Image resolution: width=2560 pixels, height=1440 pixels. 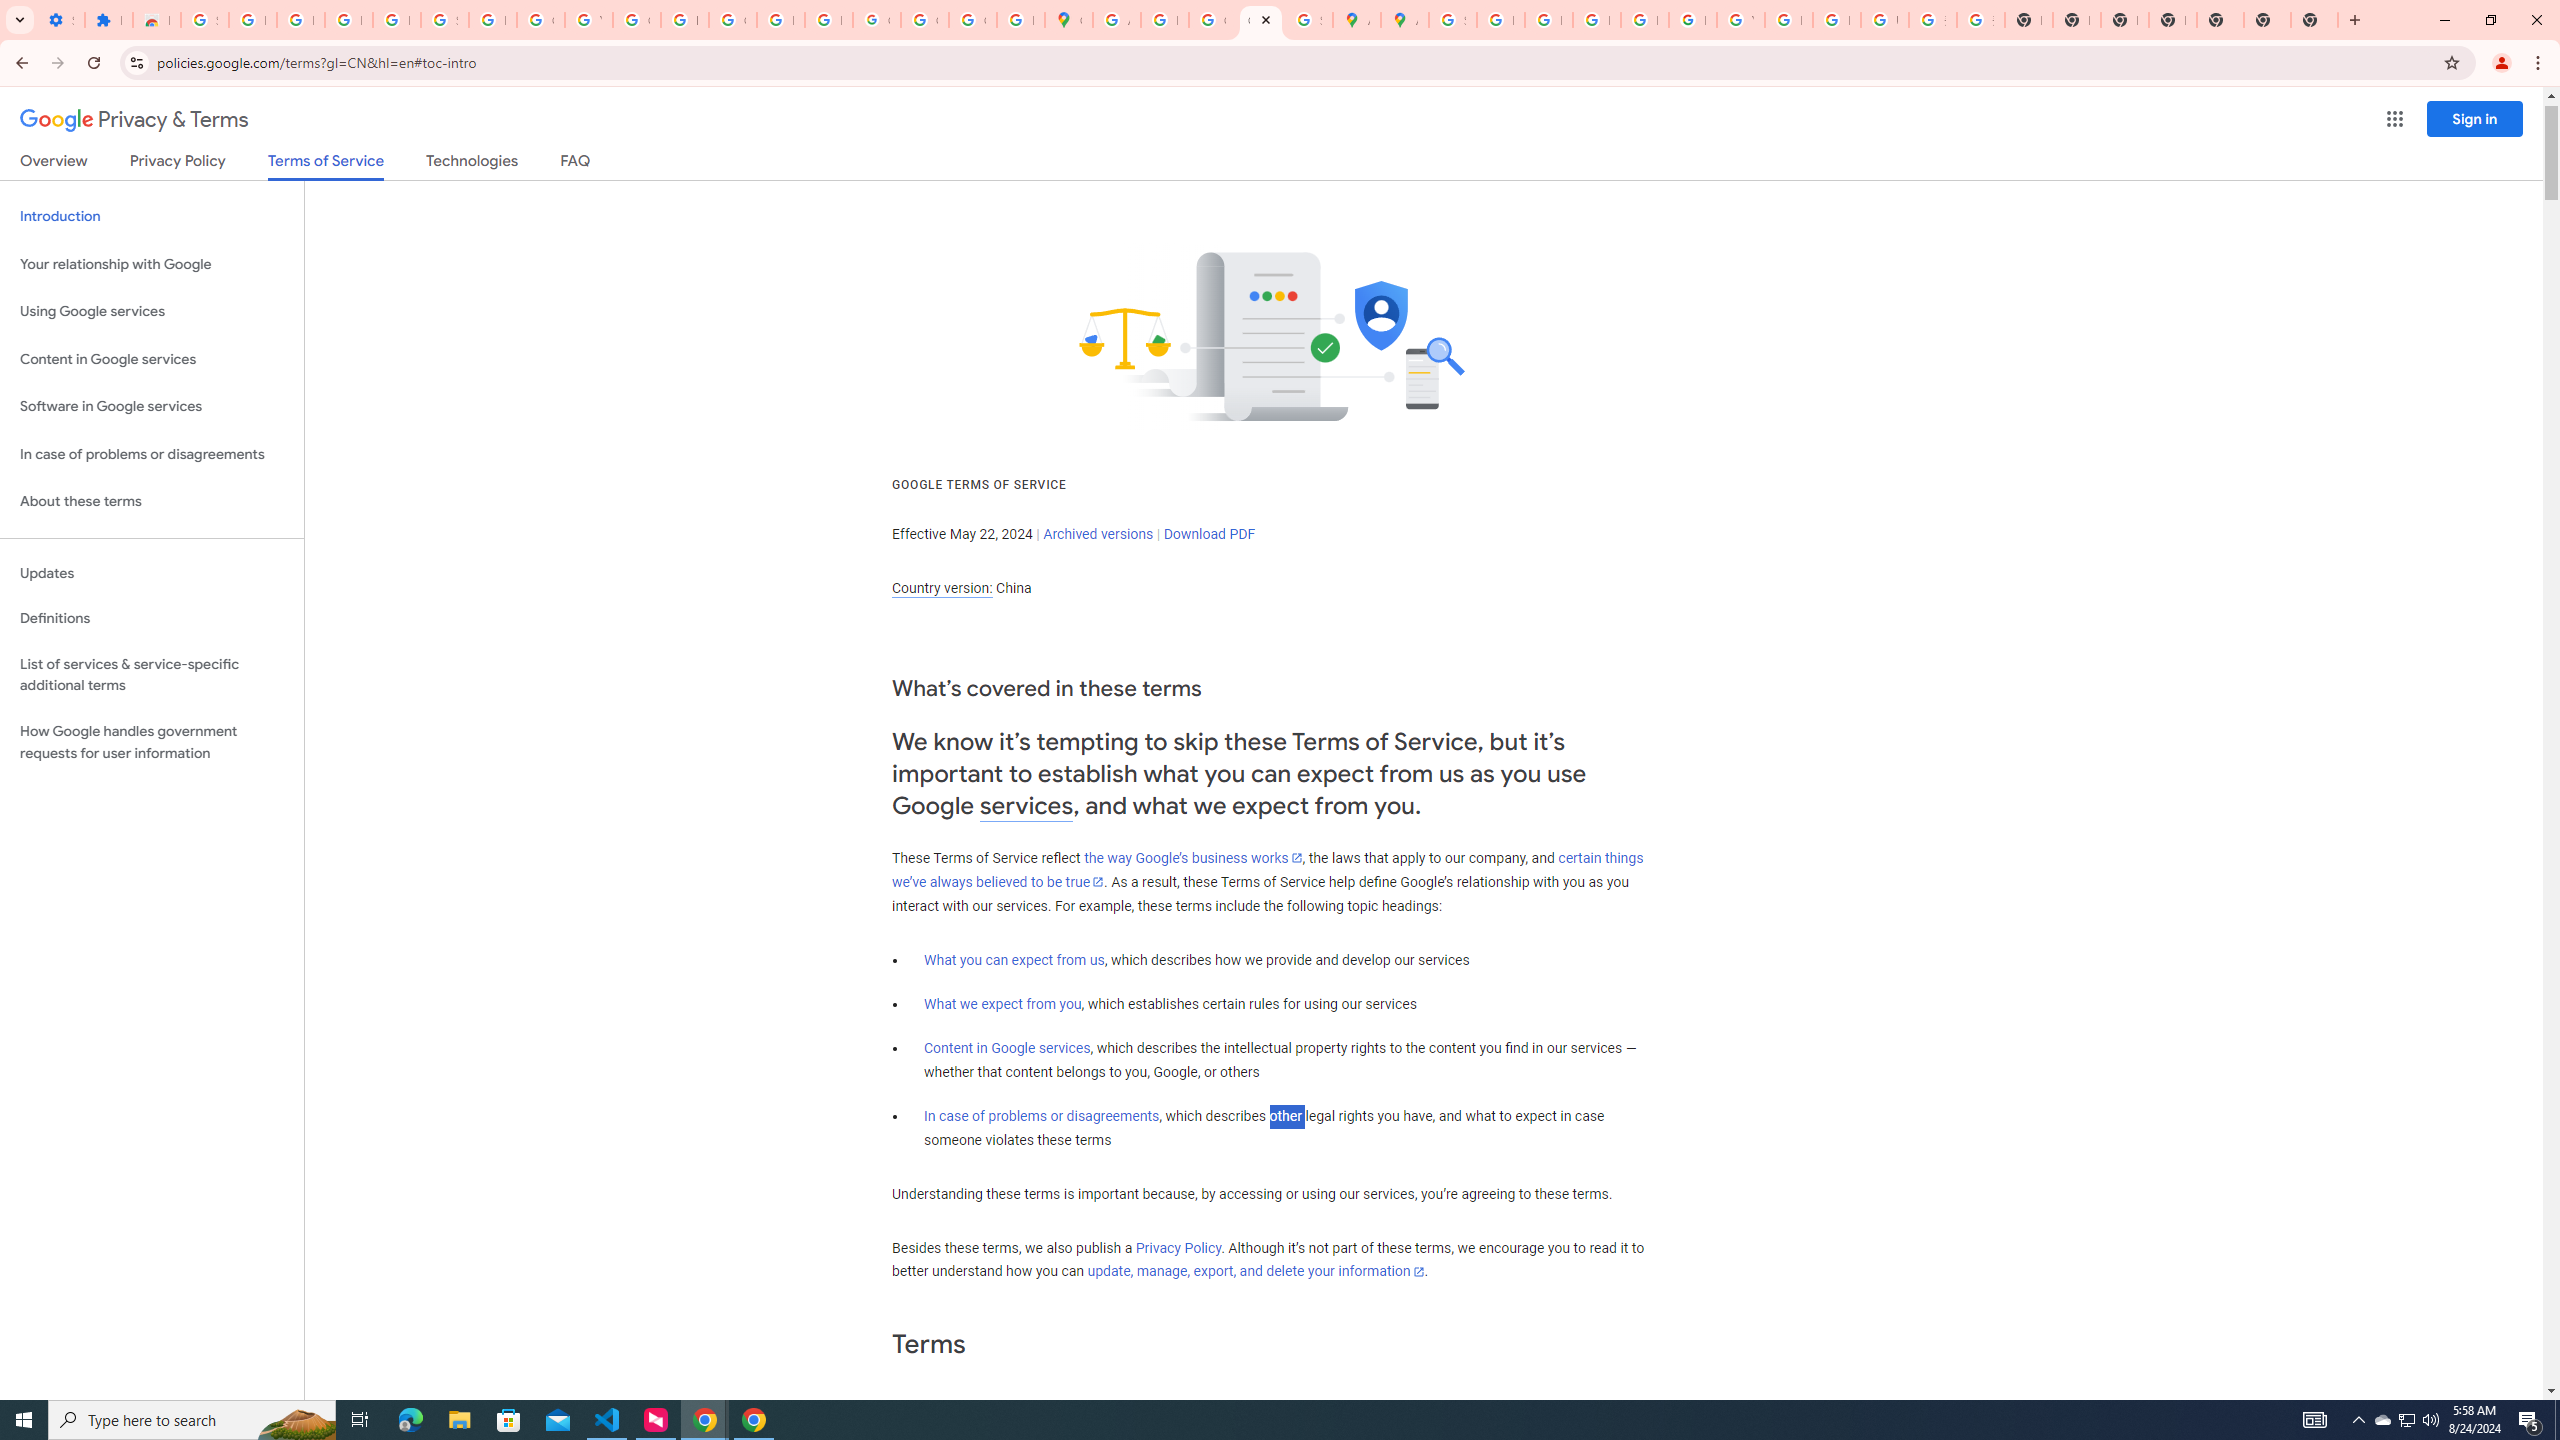 I want to click on 'Settings - On startup', so click(x=61, y=19).